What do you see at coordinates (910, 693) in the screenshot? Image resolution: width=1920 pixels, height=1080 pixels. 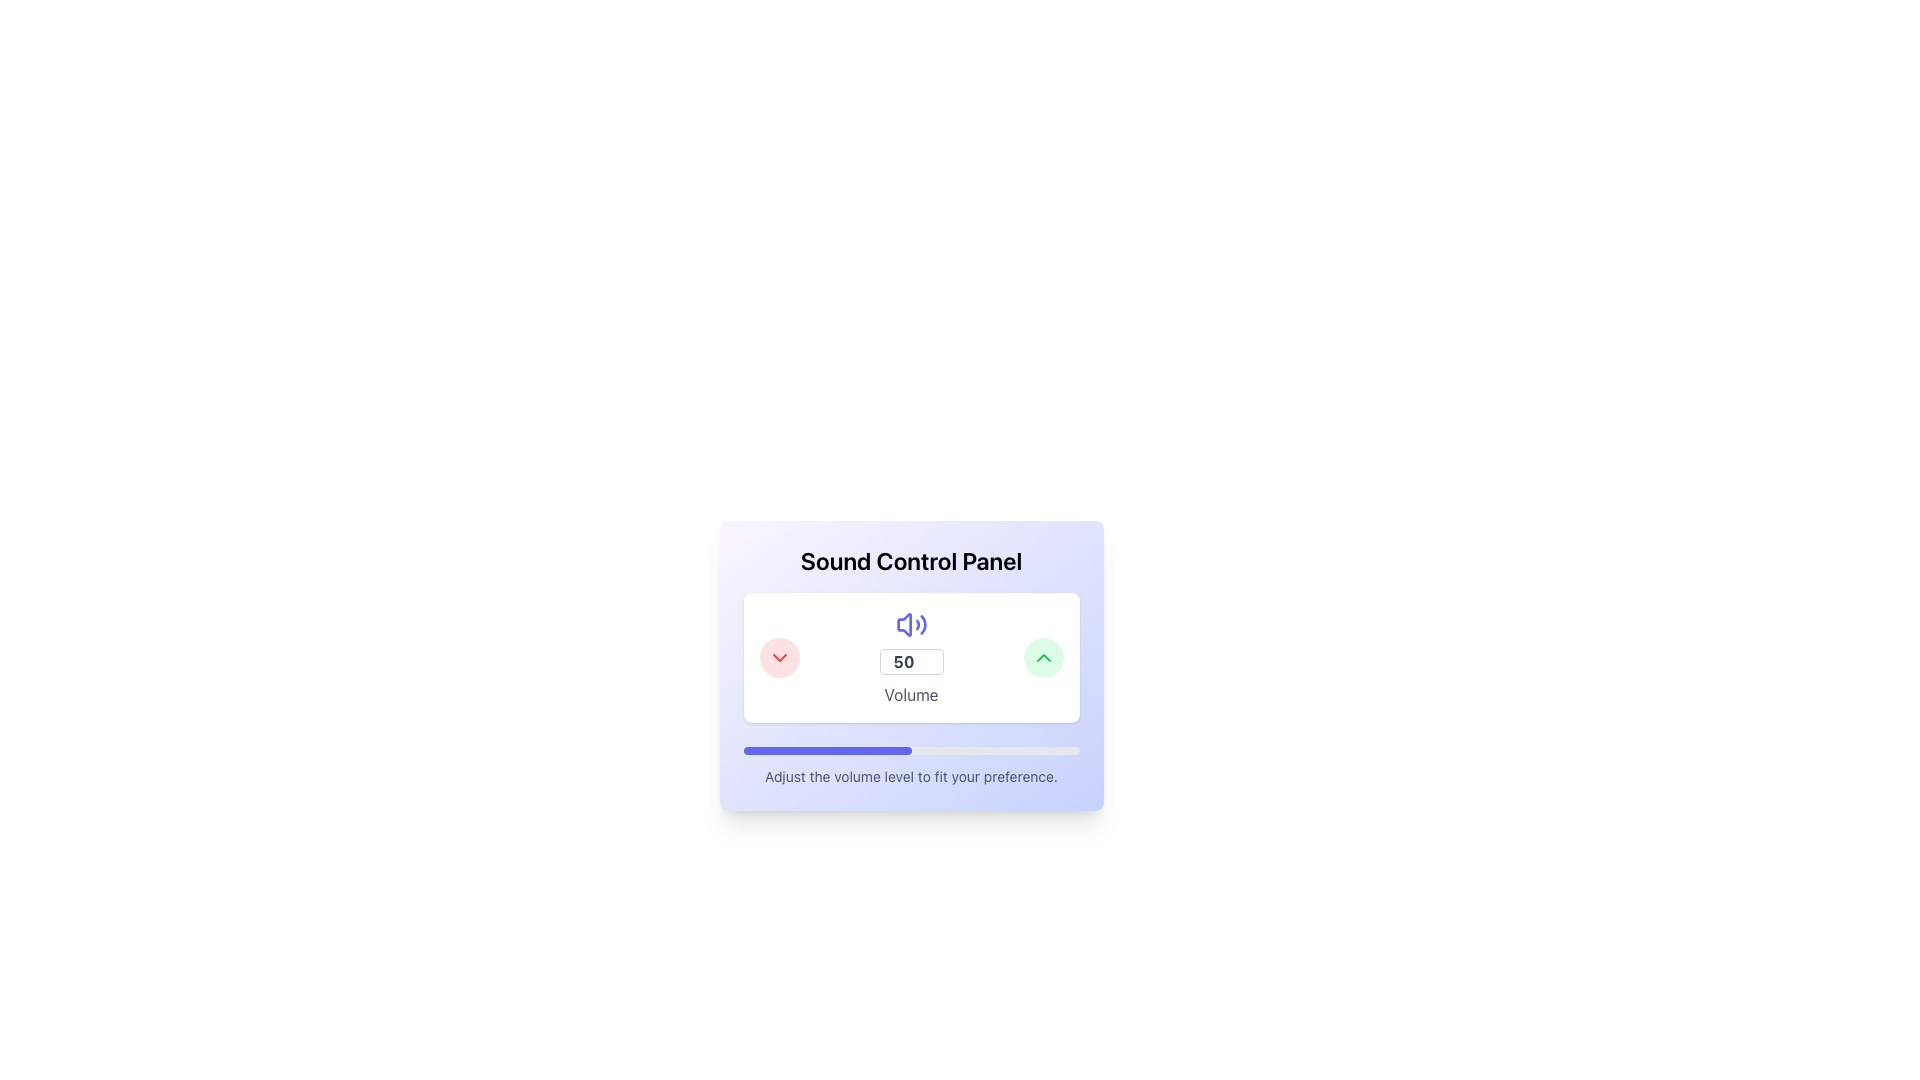 I see `description of the Text Label indicating the volume level in the 'Sound Control Panel' interface, located directly beneath the numeric input box displaying '50'` at bounding box center [910, 693].